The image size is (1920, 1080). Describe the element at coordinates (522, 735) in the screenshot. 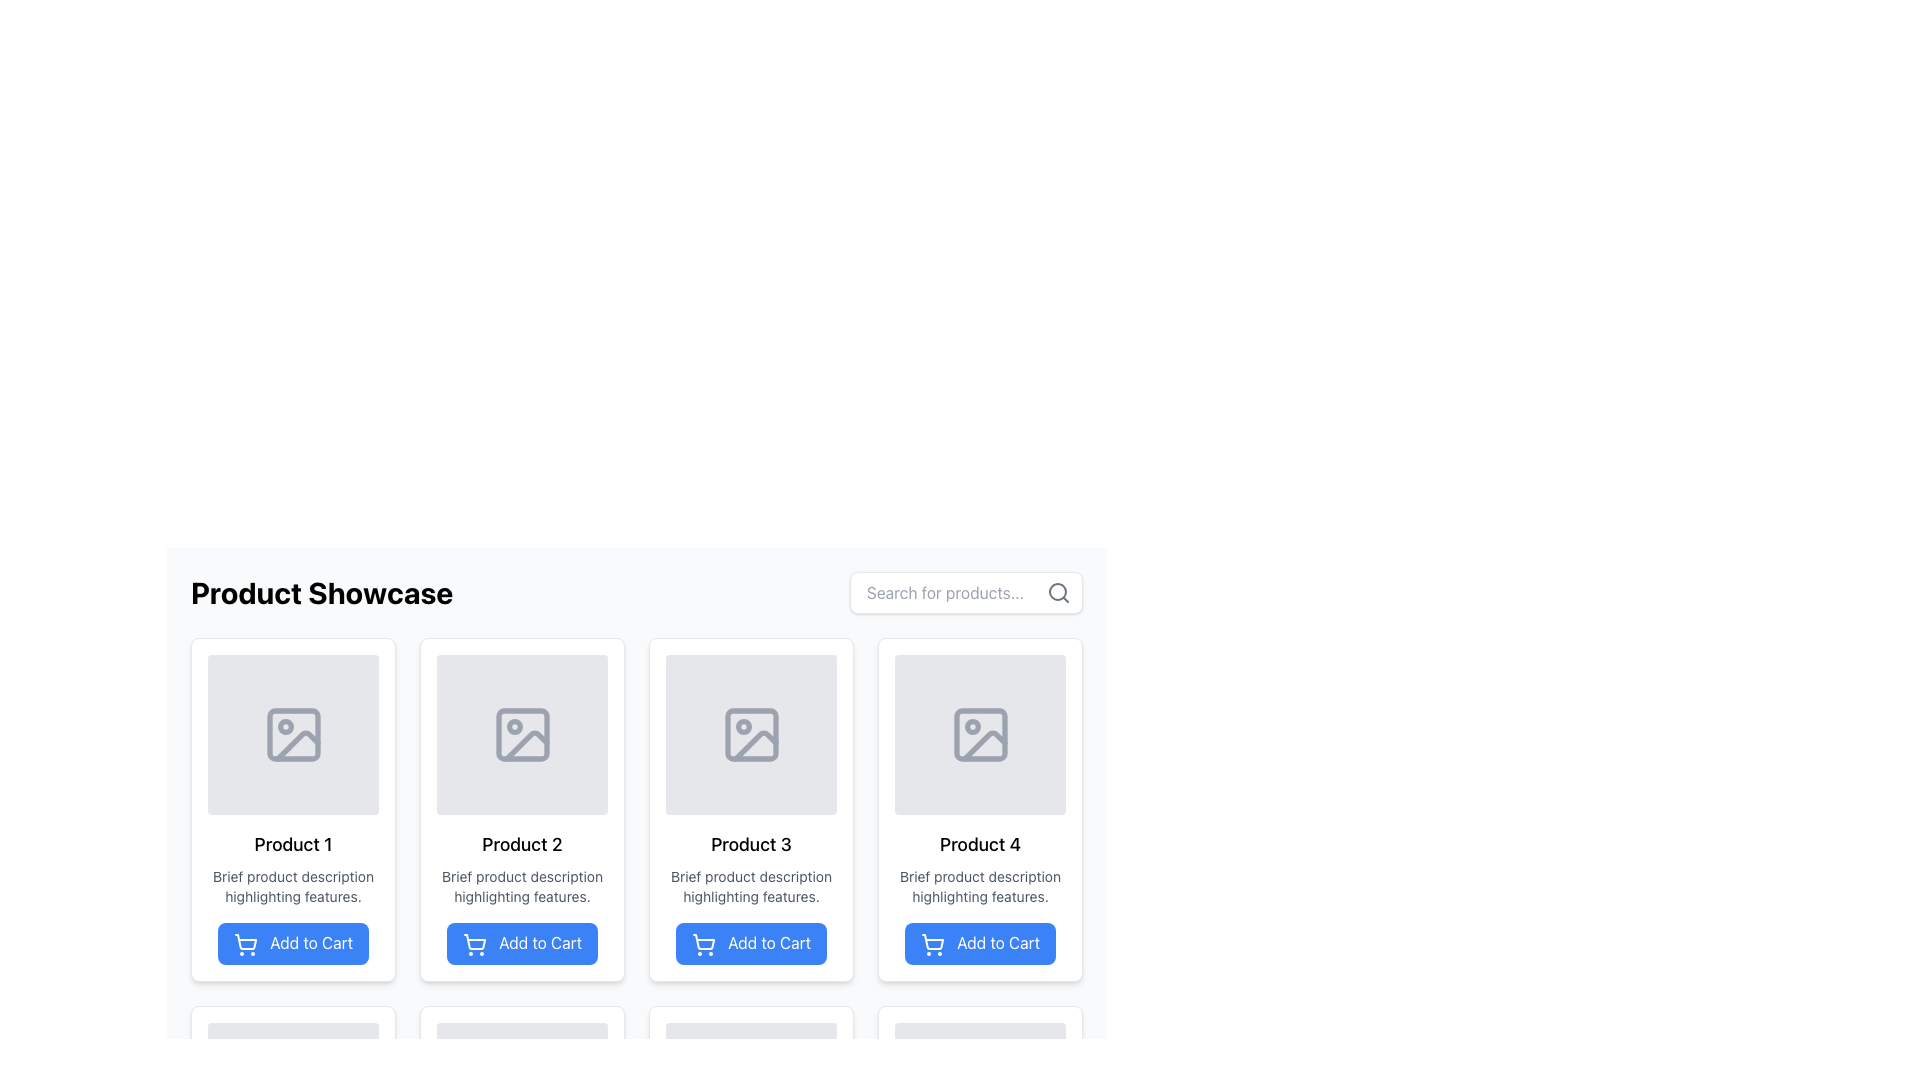

I see `the Decorative graphic element within the second product card in the grid under the 'Product Showcase' section, which serves as an image placeholder for the product card` at that location.